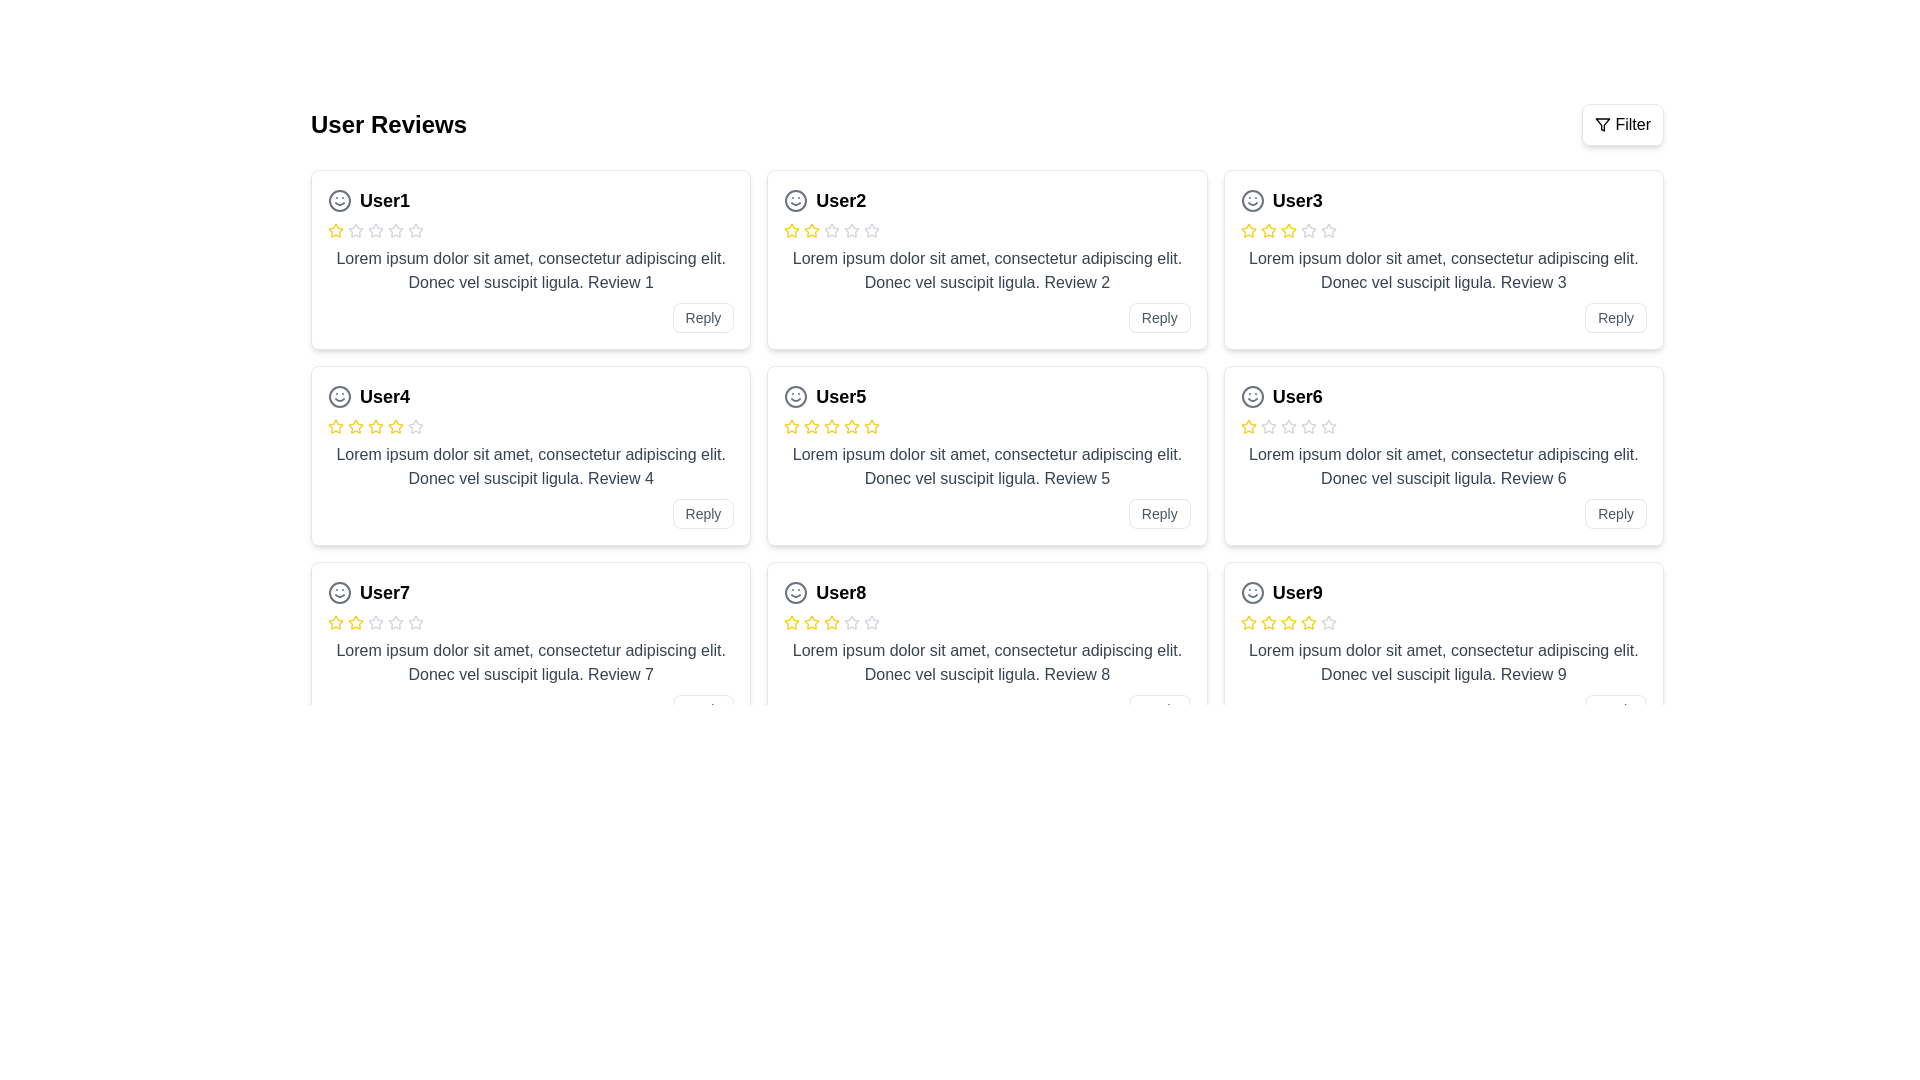  I want to click on the reply button located at the bottom-right corner of the User8 review card to initiate a reply action, so click(1159, 708).